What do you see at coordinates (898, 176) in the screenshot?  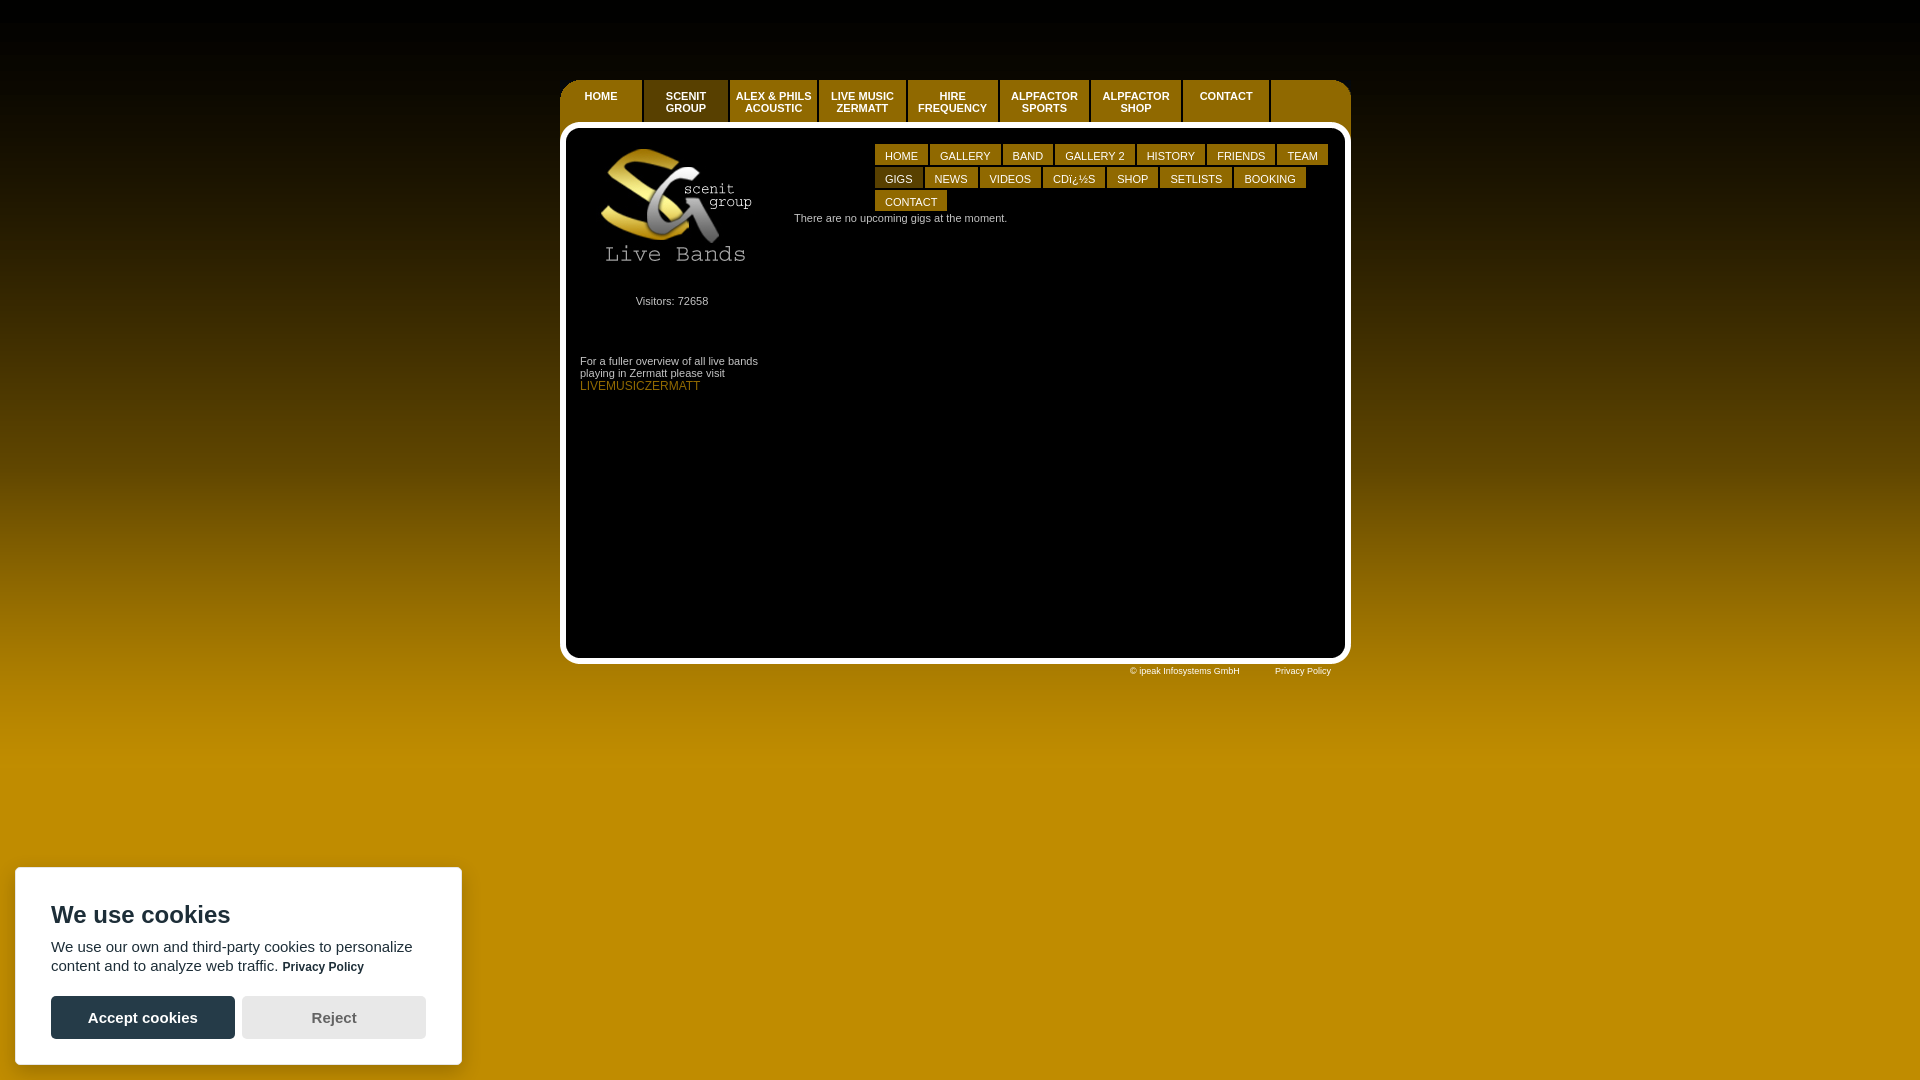 I see `'GIGS'` at bounding box center [898, 176].